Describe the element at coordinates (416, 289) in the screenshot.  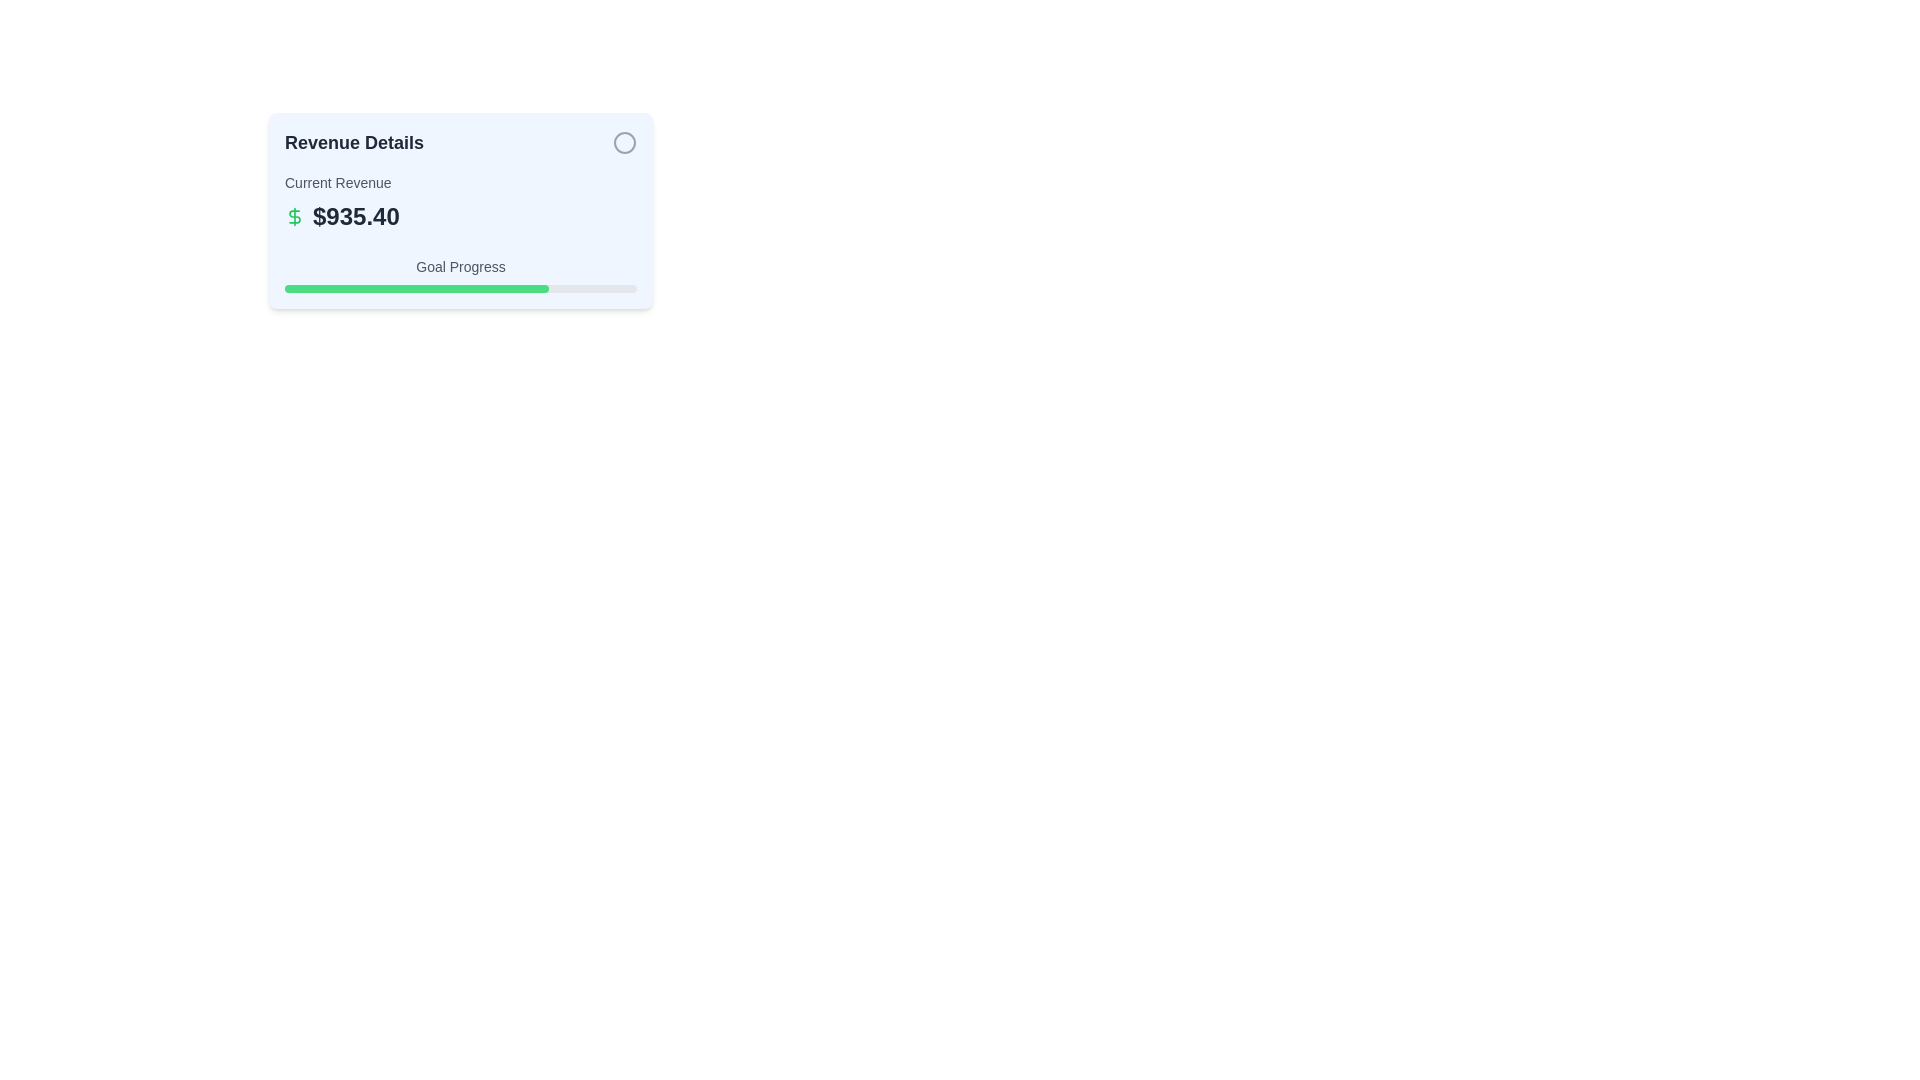
I see `the green progress bar located beneath the 'Goal Progress' label in the 'Revenue Details' card` at that location.